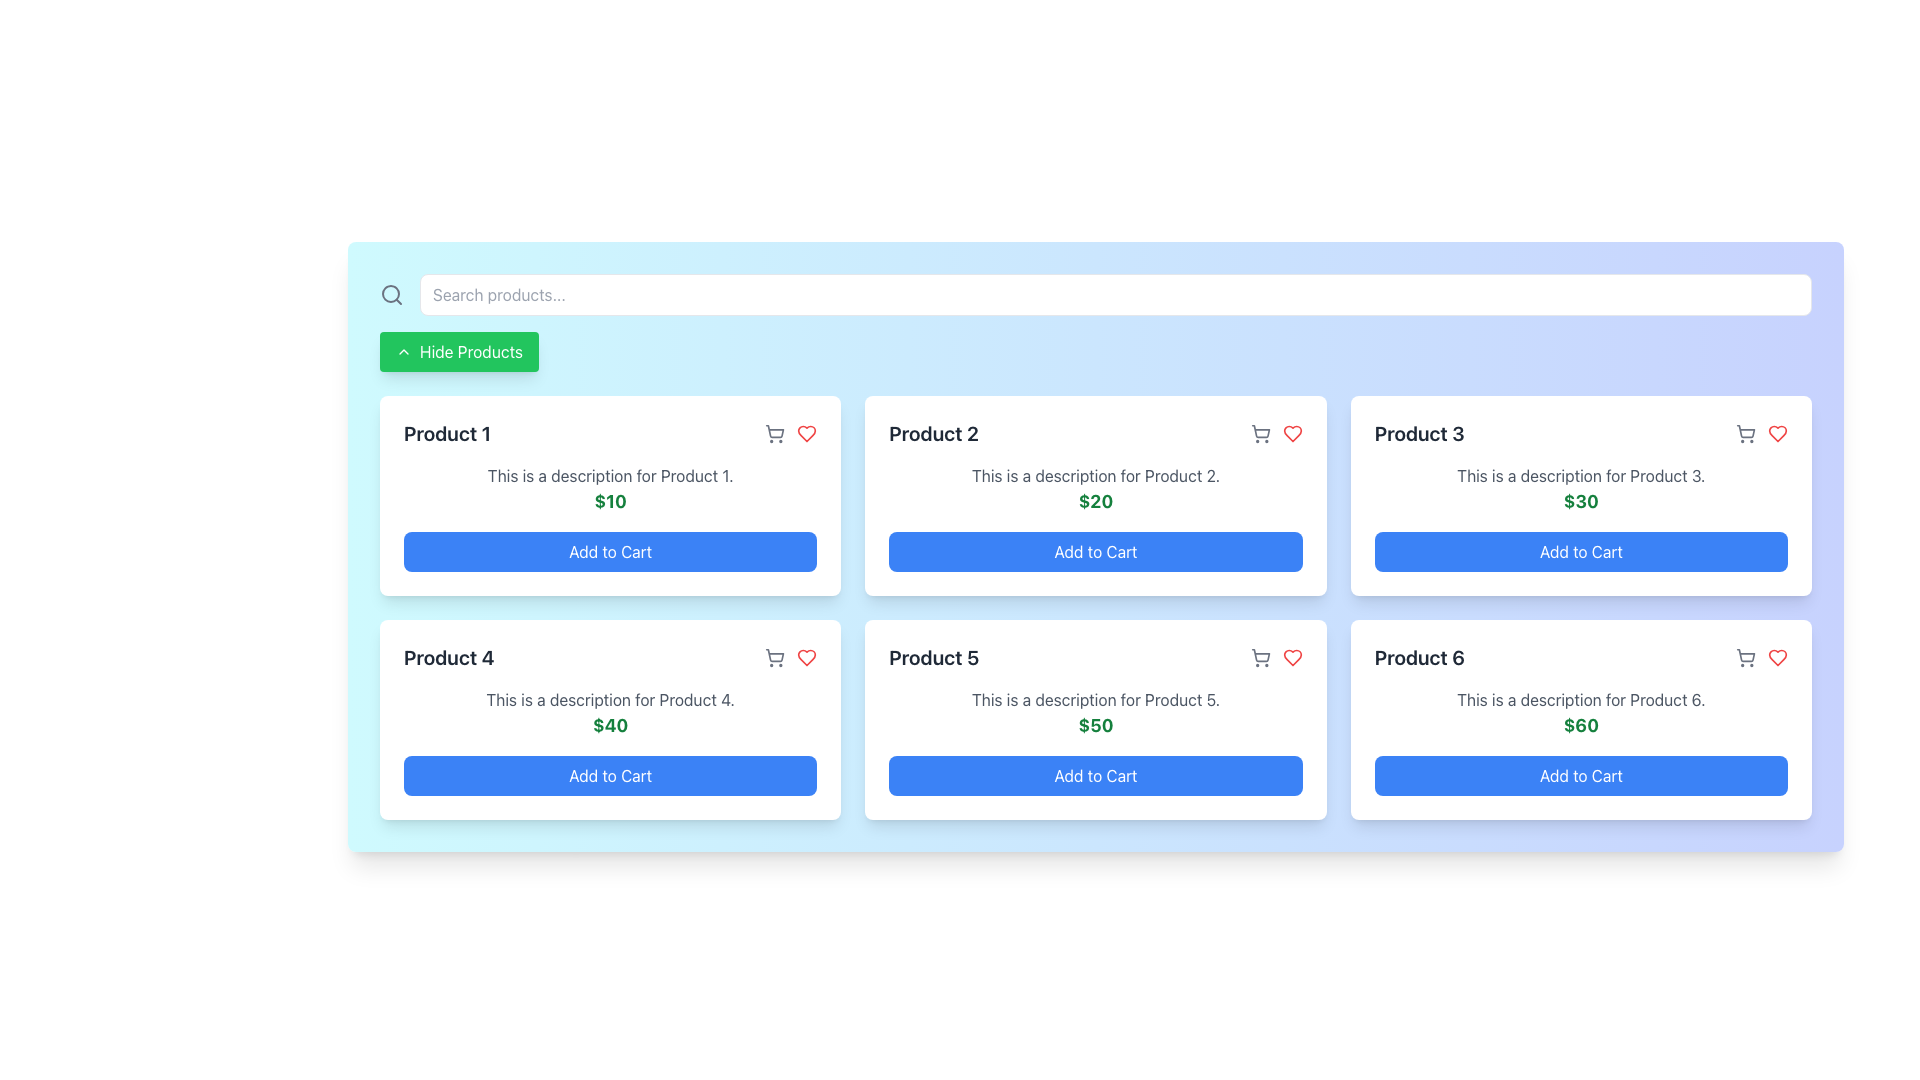 The width and height of the screenshot is (1920, 1080). Describe the element at coordinates (1418, 433) in the screenshot. I see `the text label displaying 'Product 3' in bold, large, dark gray font, located in the upper right card of the product grid, below the search bar` at that location.